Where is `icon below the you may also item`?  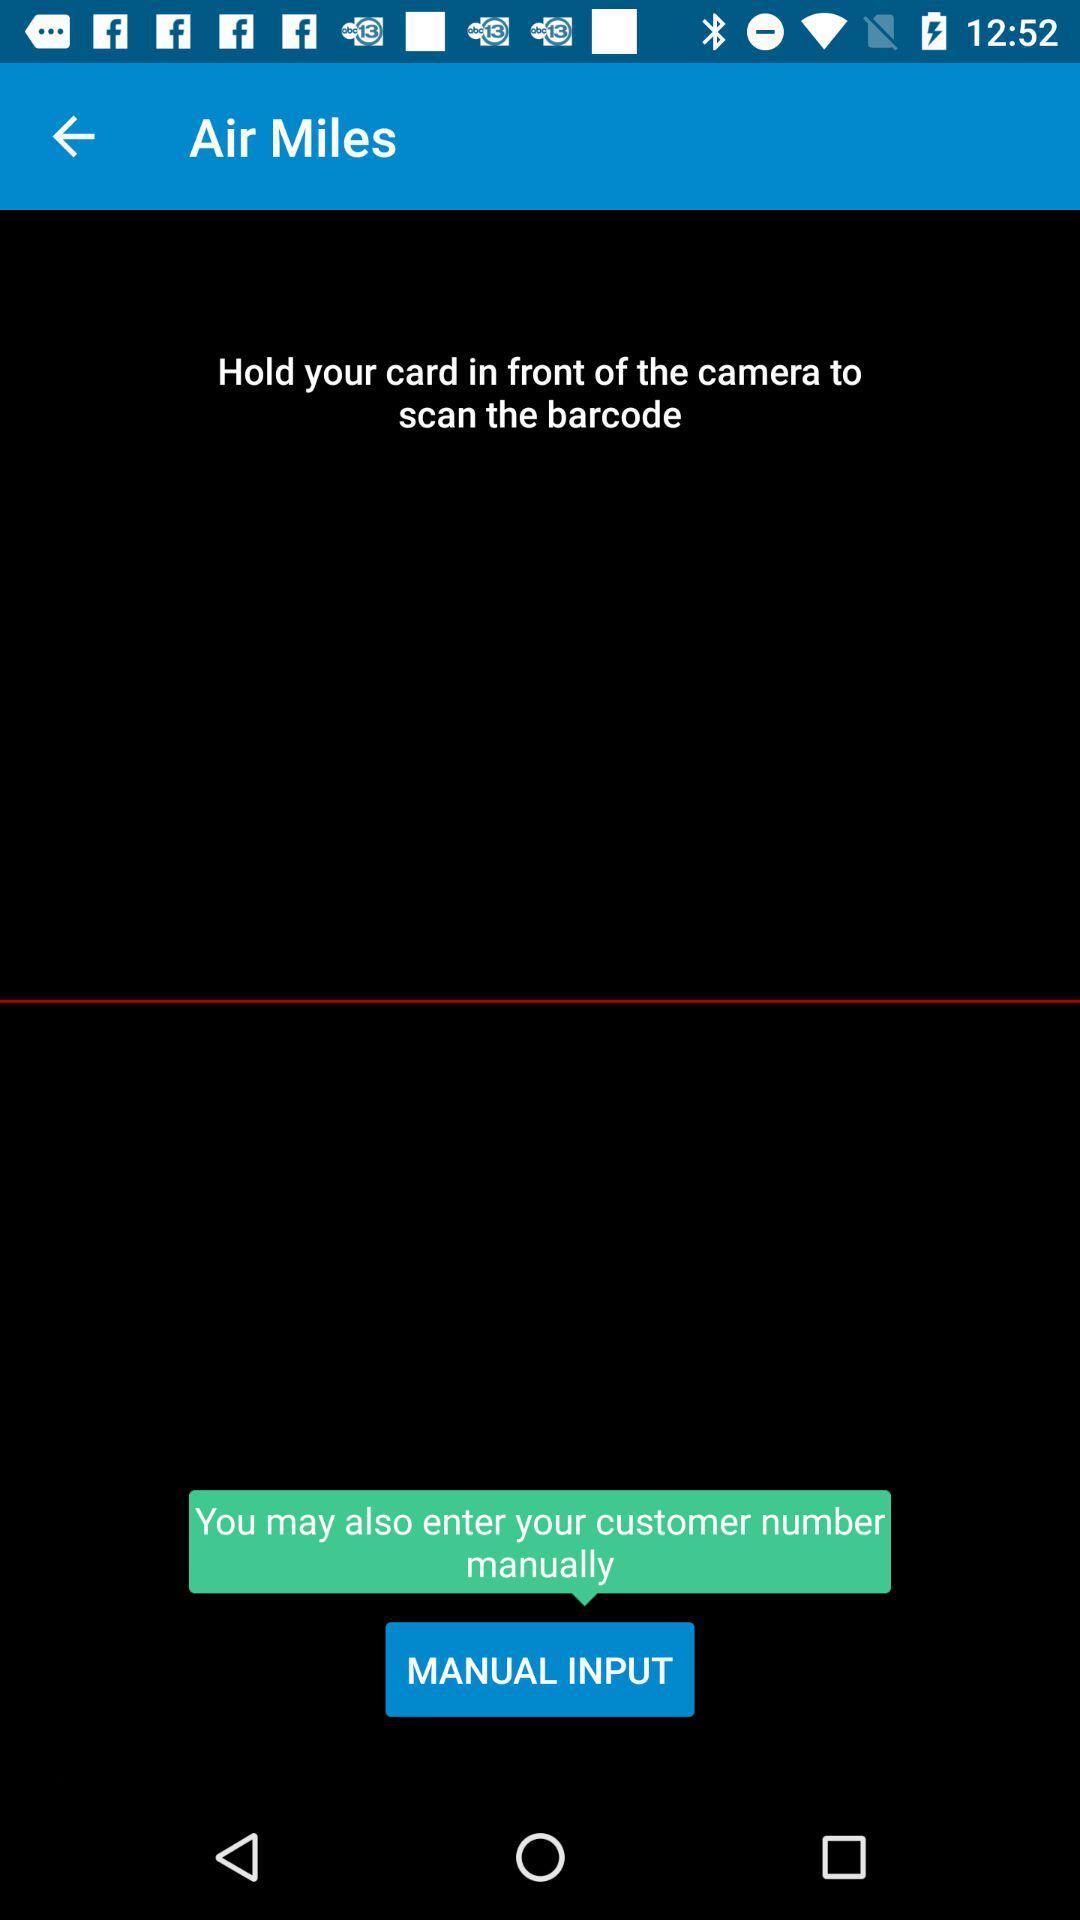
icon below the you may also item is located at coordinates (540, 1669).